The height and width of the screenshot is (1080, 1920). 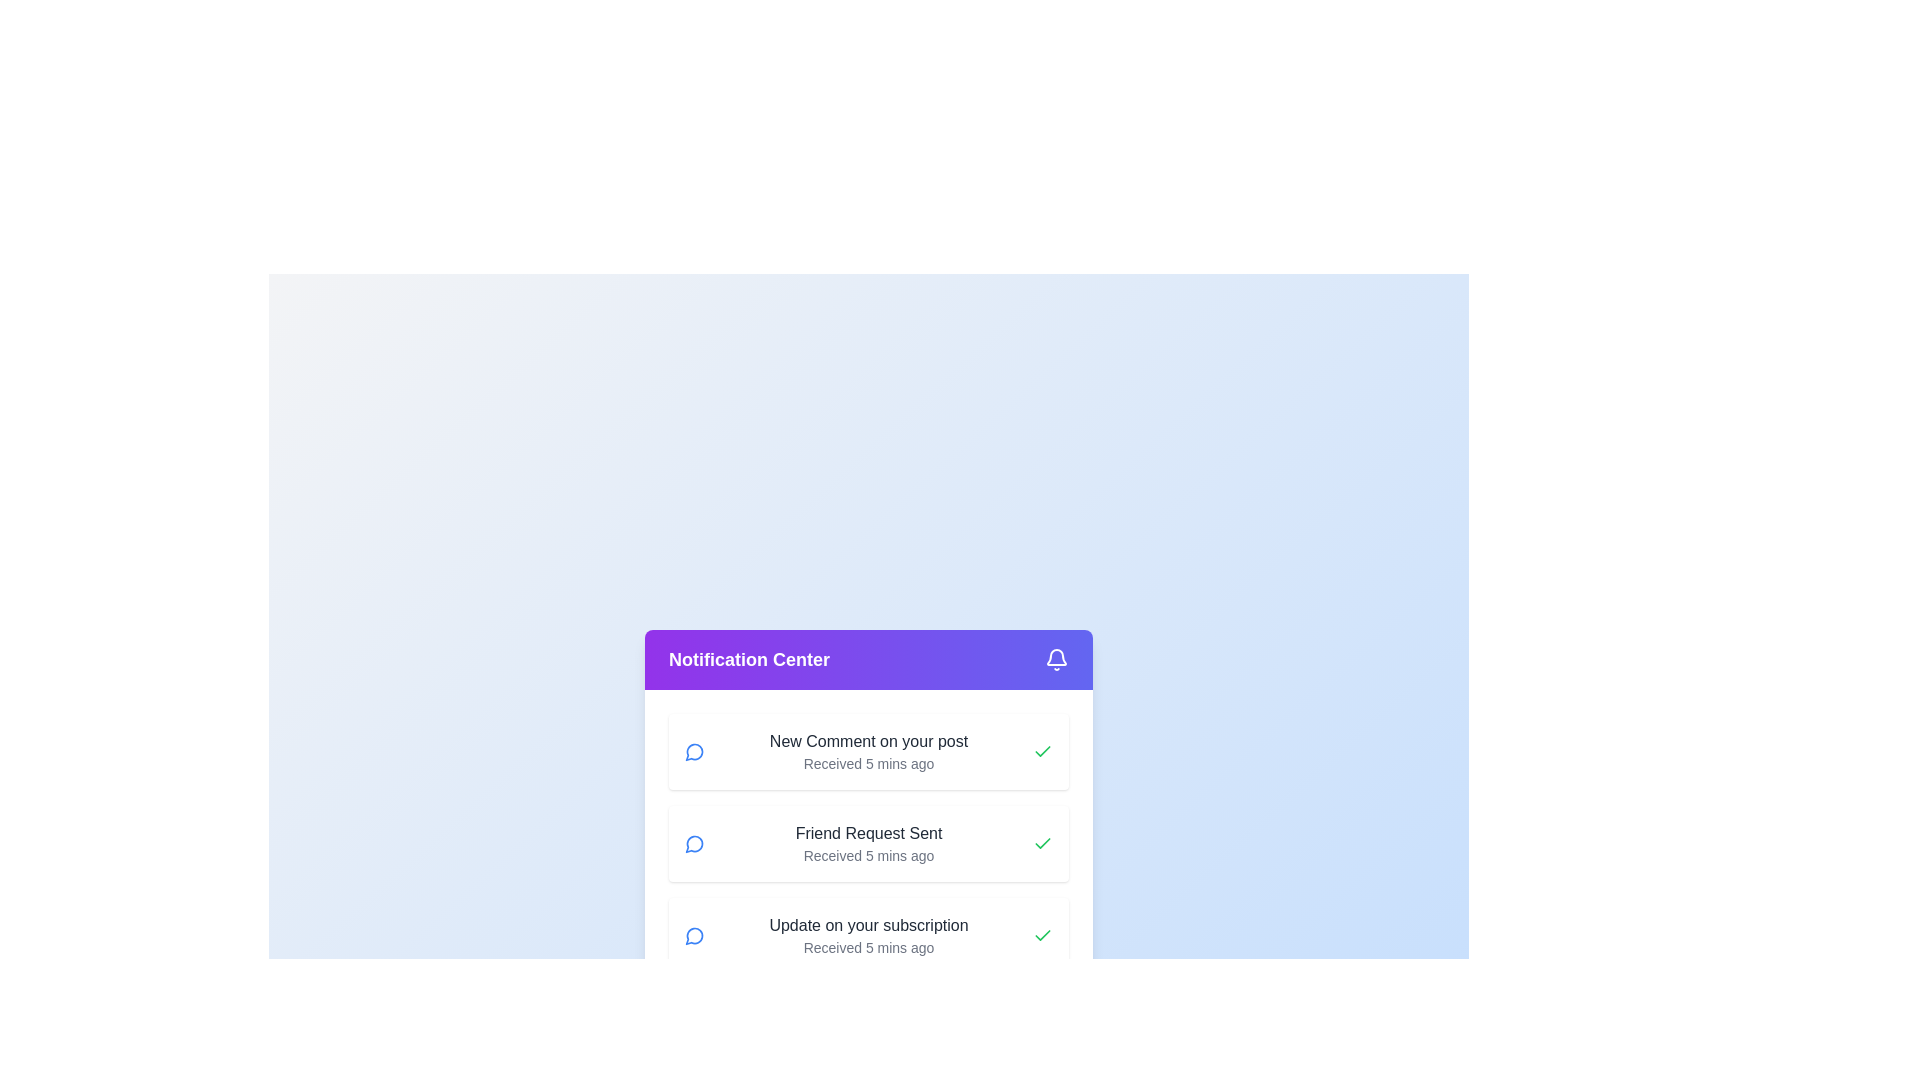 What do you see at coordinates (1041, 844) in the screenshot?
I see `the small, rounded green checkmark icon within the white rectangular background, which is part of the 'Friend Request Sent' notification card` at bounding box center [1041, 844].